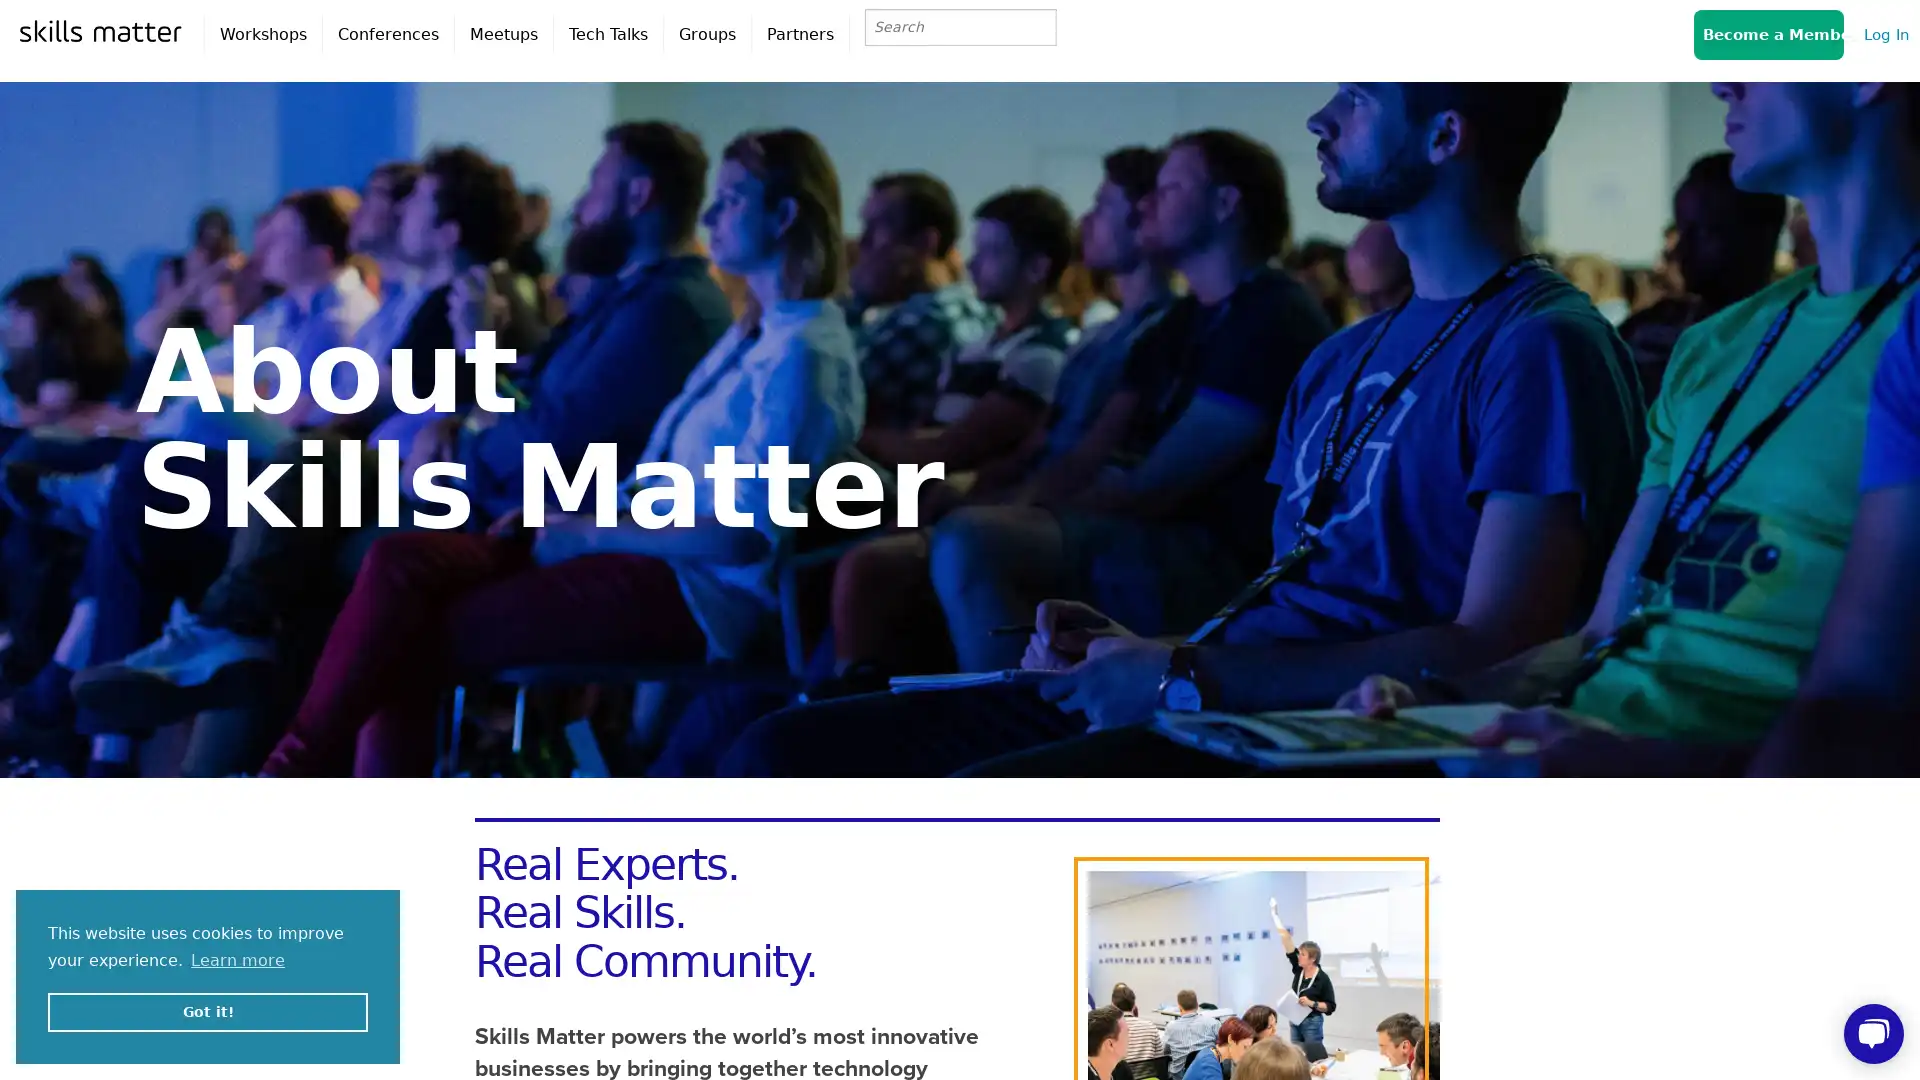 The height and width of the screenshot is (1080, 1920). I want to click on dismiss cookie message, so click(207, 1011).